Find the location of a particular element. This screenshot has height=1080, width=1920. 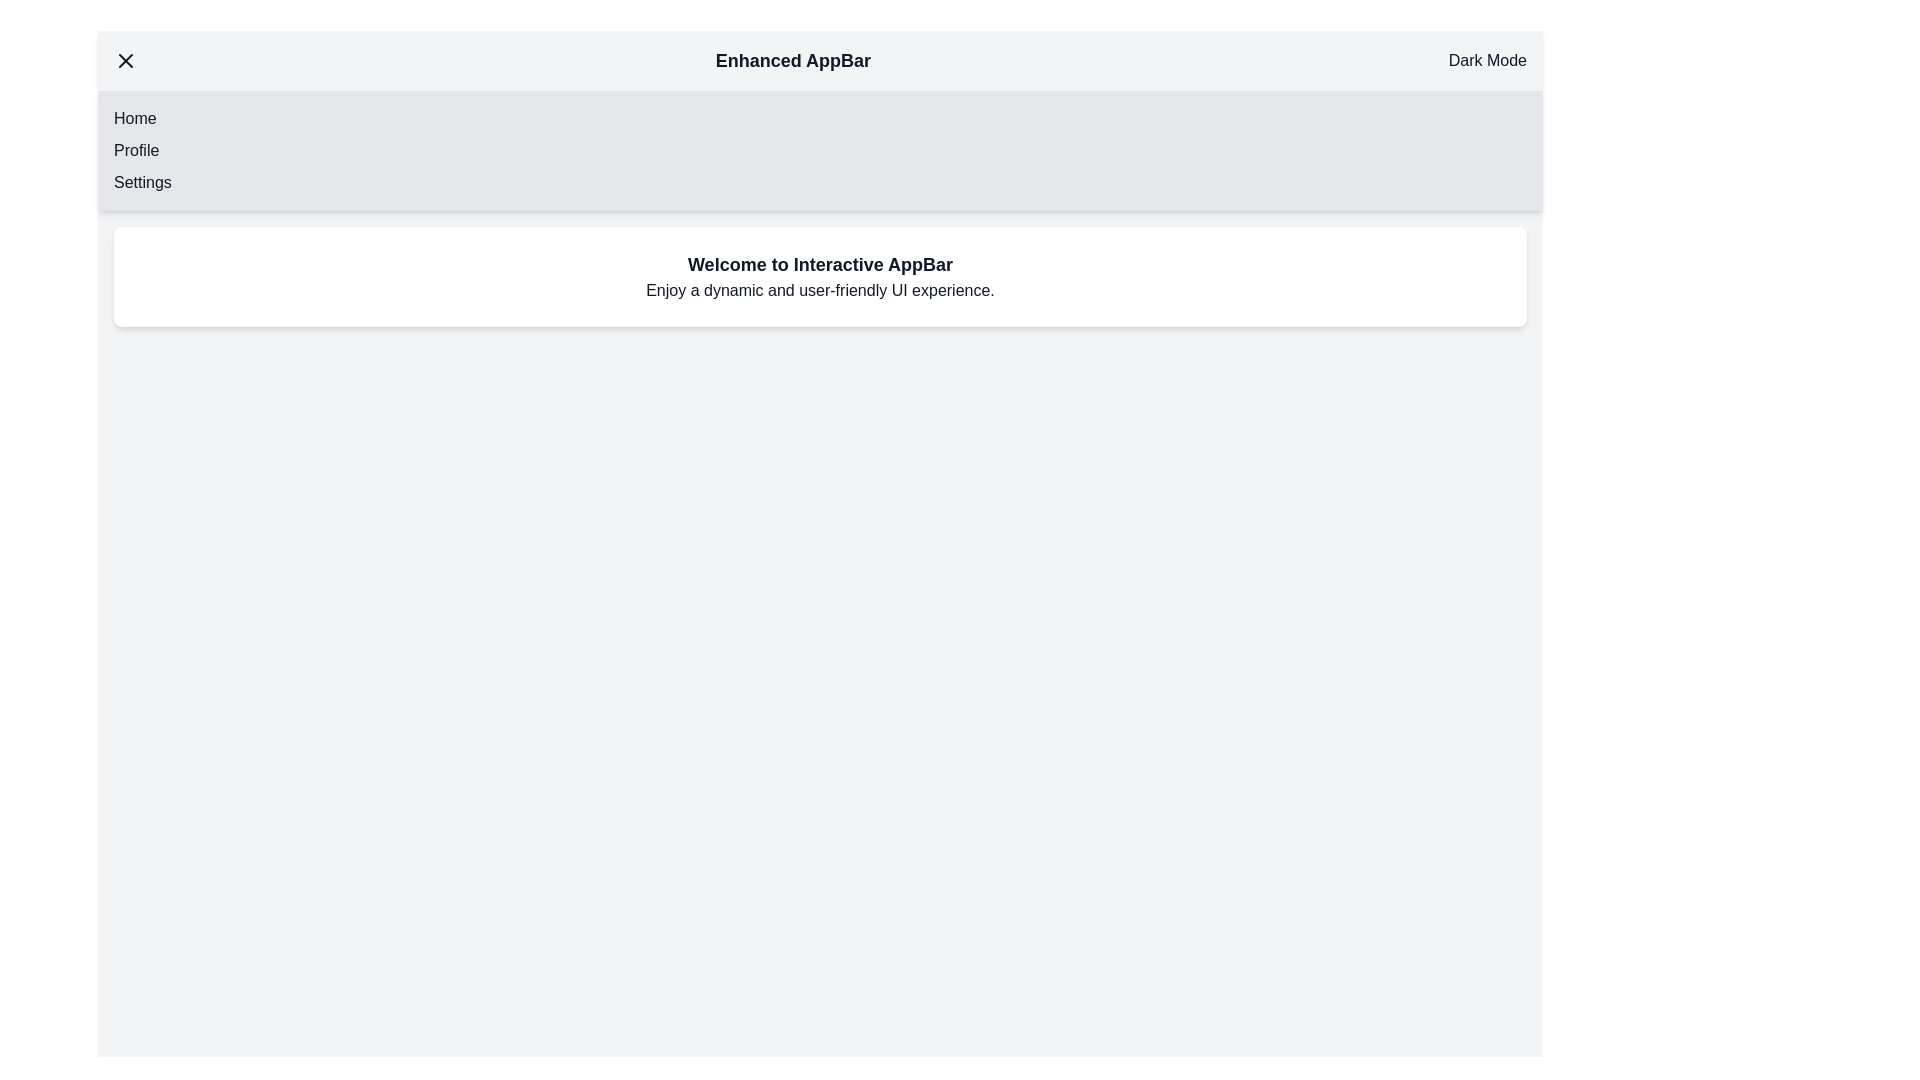

the Settings button to navigate to the respective section is located at coordinates (142, 182).